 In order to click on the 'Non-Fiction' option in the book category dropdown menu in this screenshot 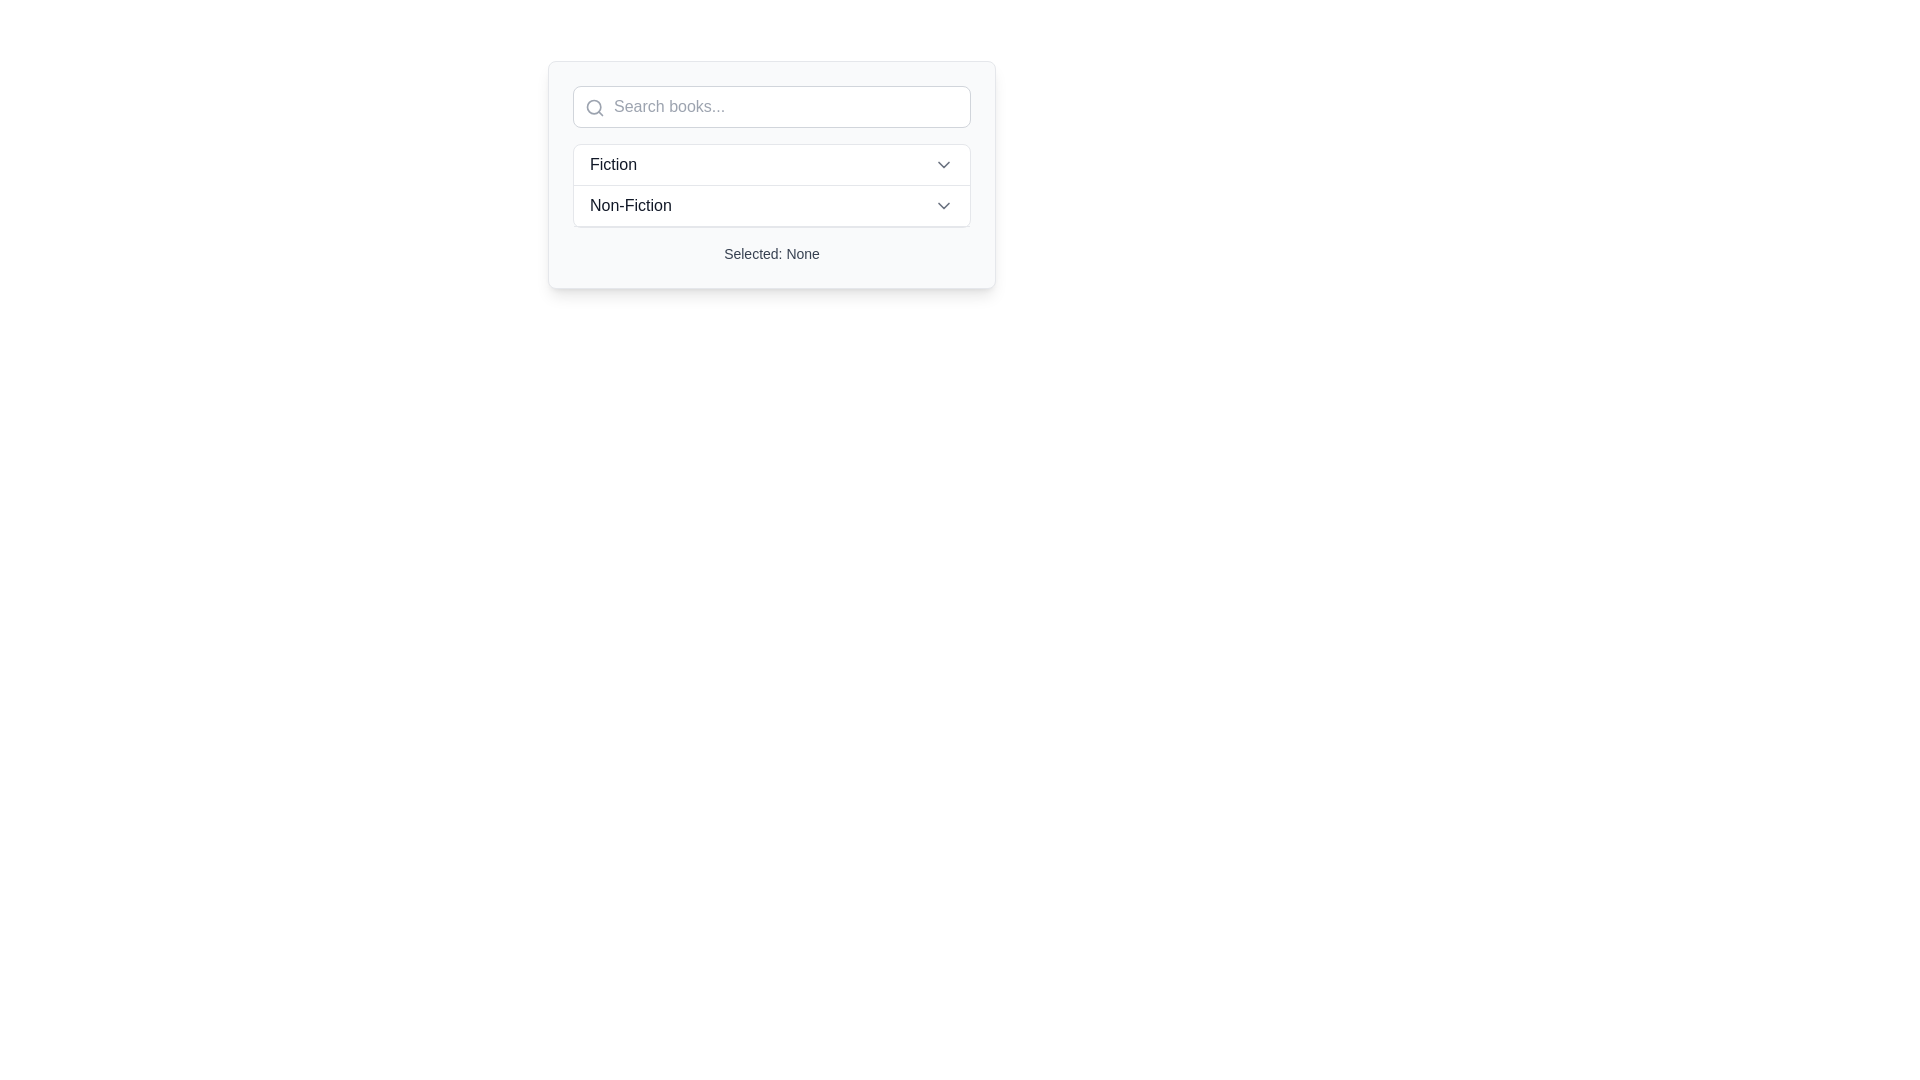, I will do `click(771, 205)`.